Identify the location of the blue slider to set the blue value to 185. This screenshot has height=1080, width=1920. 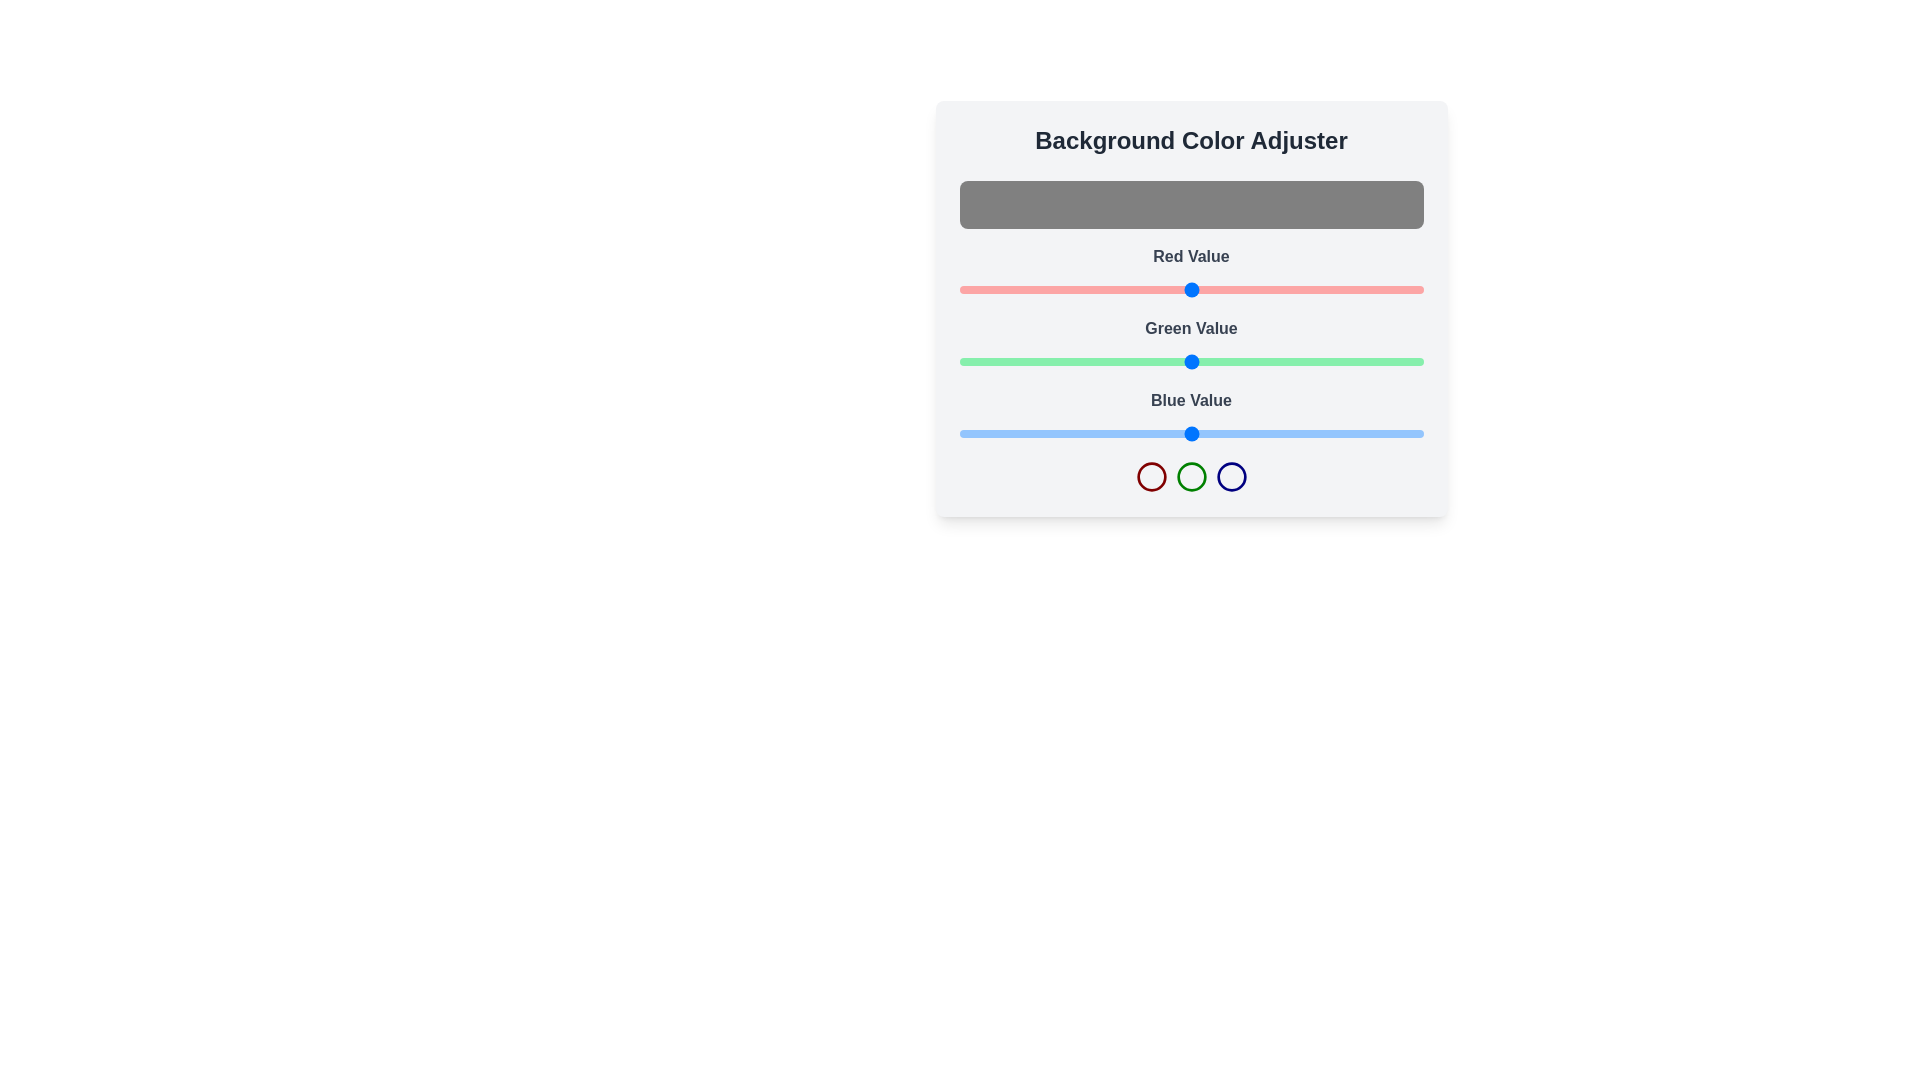
(1296, 433).